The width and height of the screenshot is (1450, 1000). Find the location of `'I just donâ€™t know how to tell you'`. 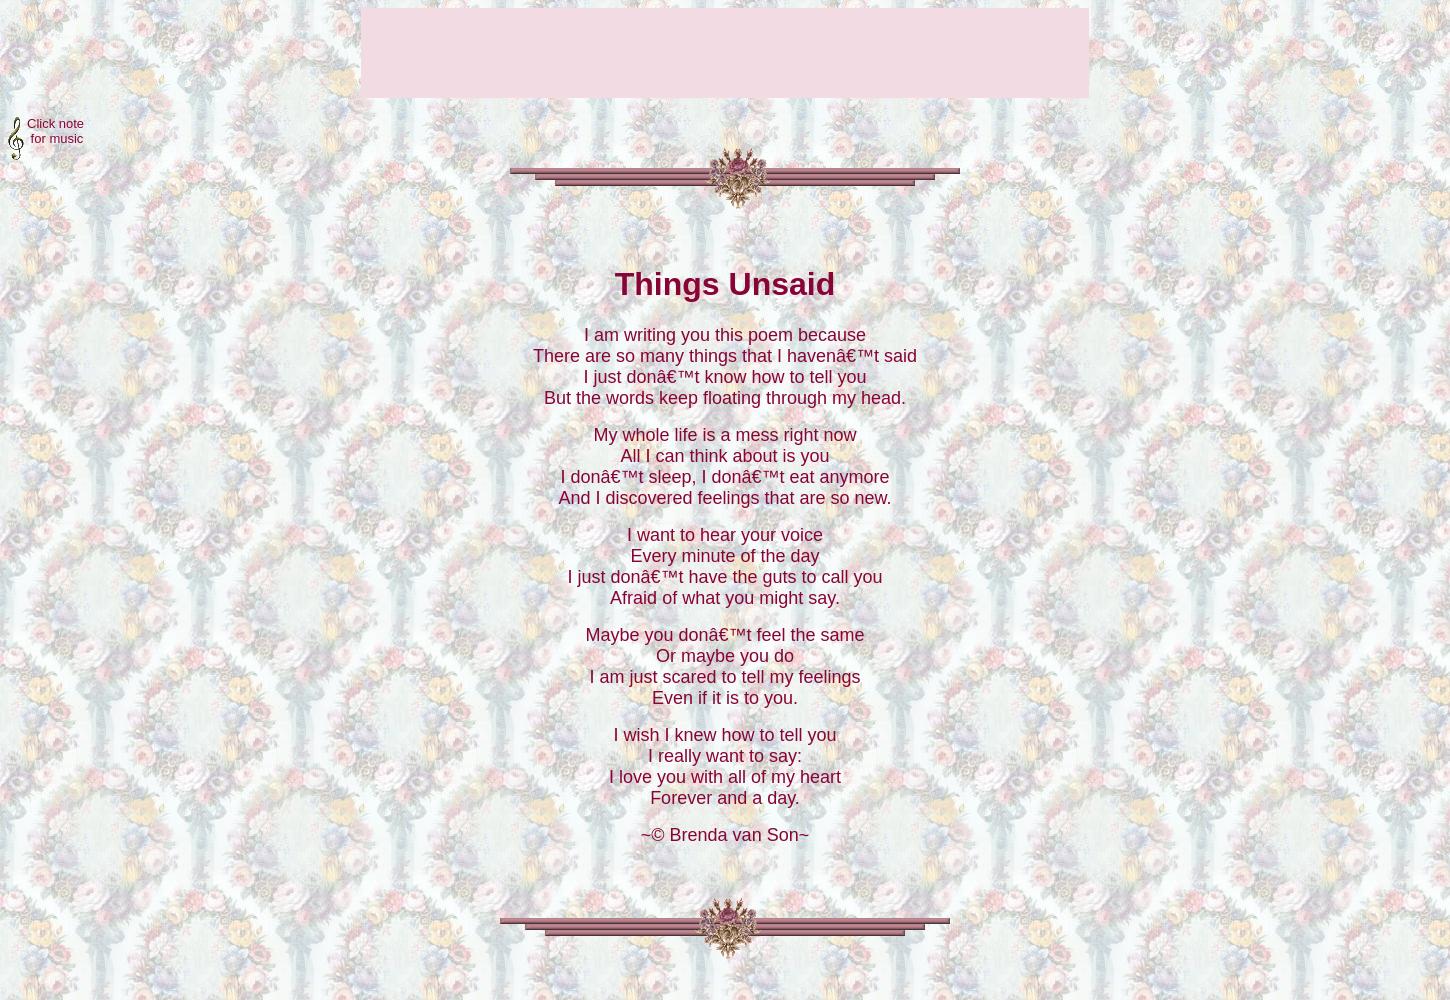

'I just donâ€™t know how to tell you' is located at coordinates (723, 376).